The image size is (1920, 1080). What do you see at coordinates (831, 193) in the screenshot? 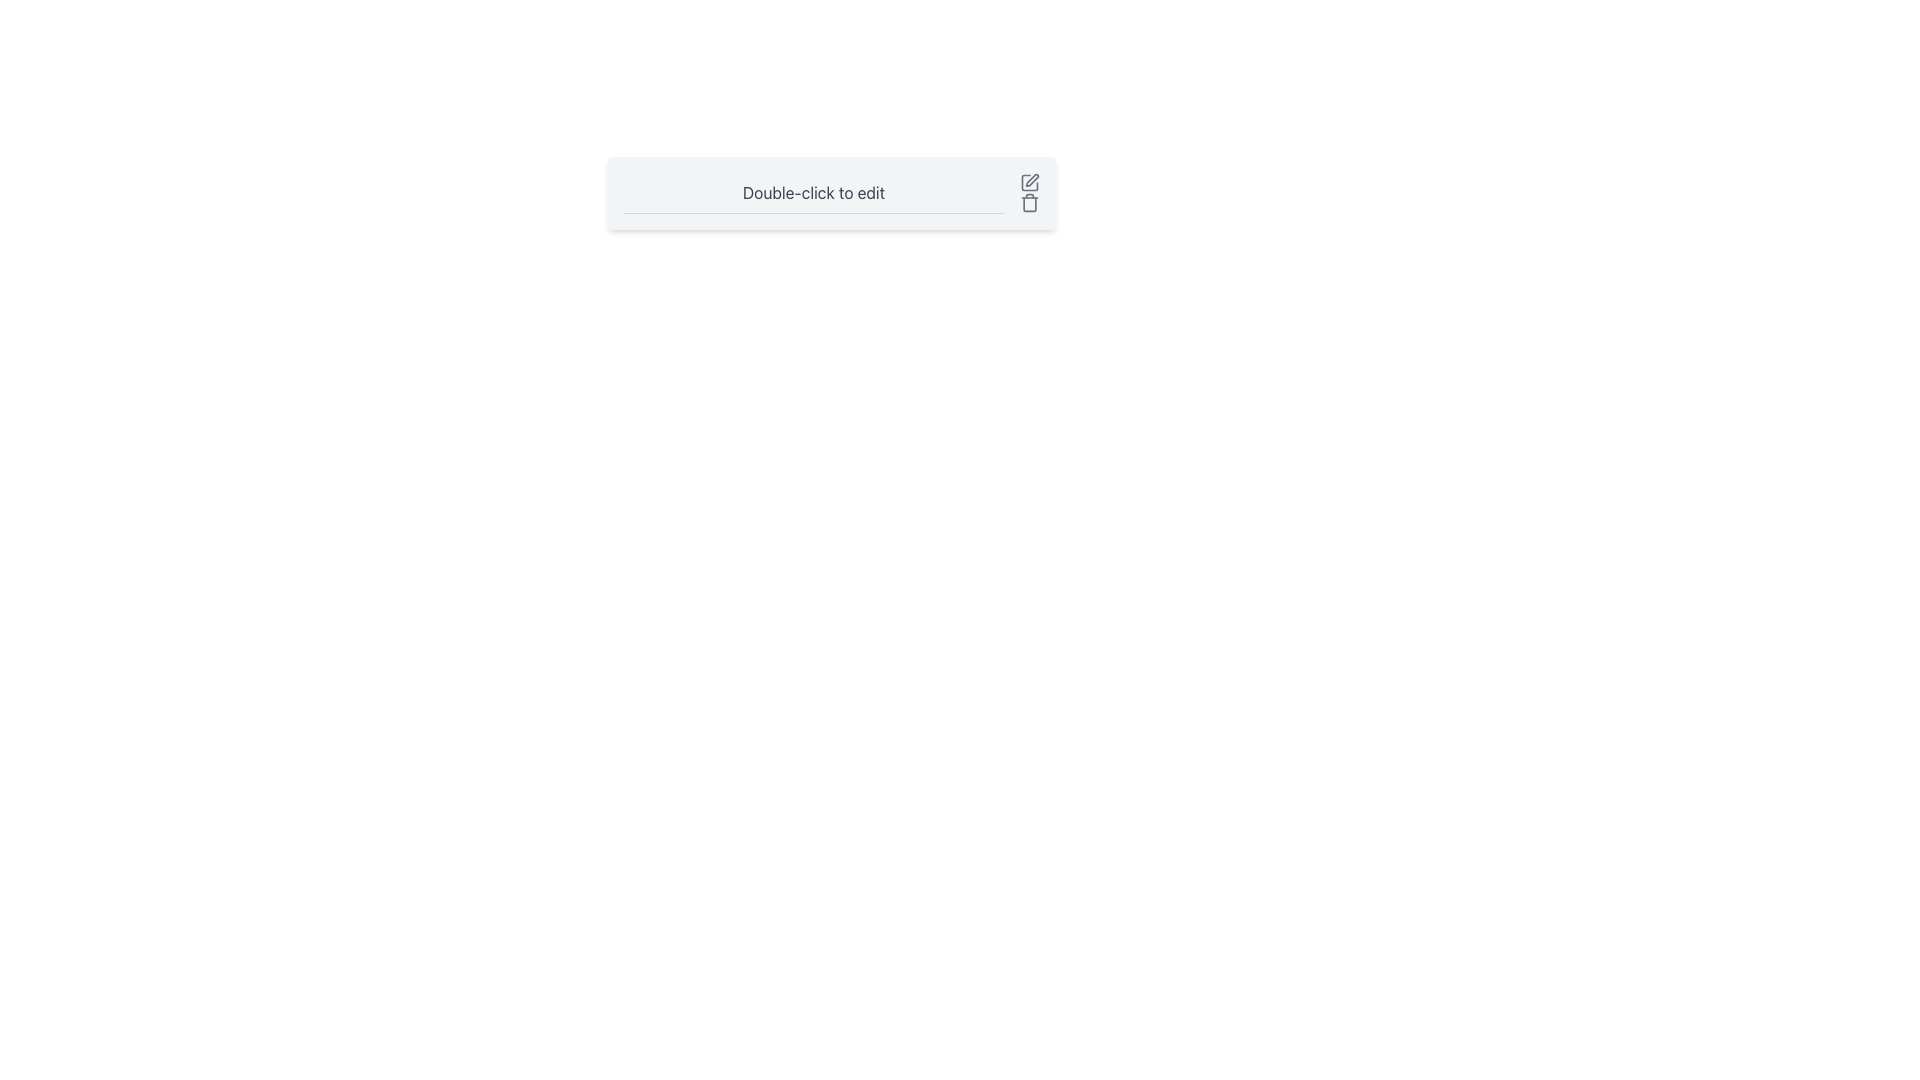
I see `the text box with light-gray background that displays 'Double-click to edit' to edit the content` at bounding box center [831, 193].